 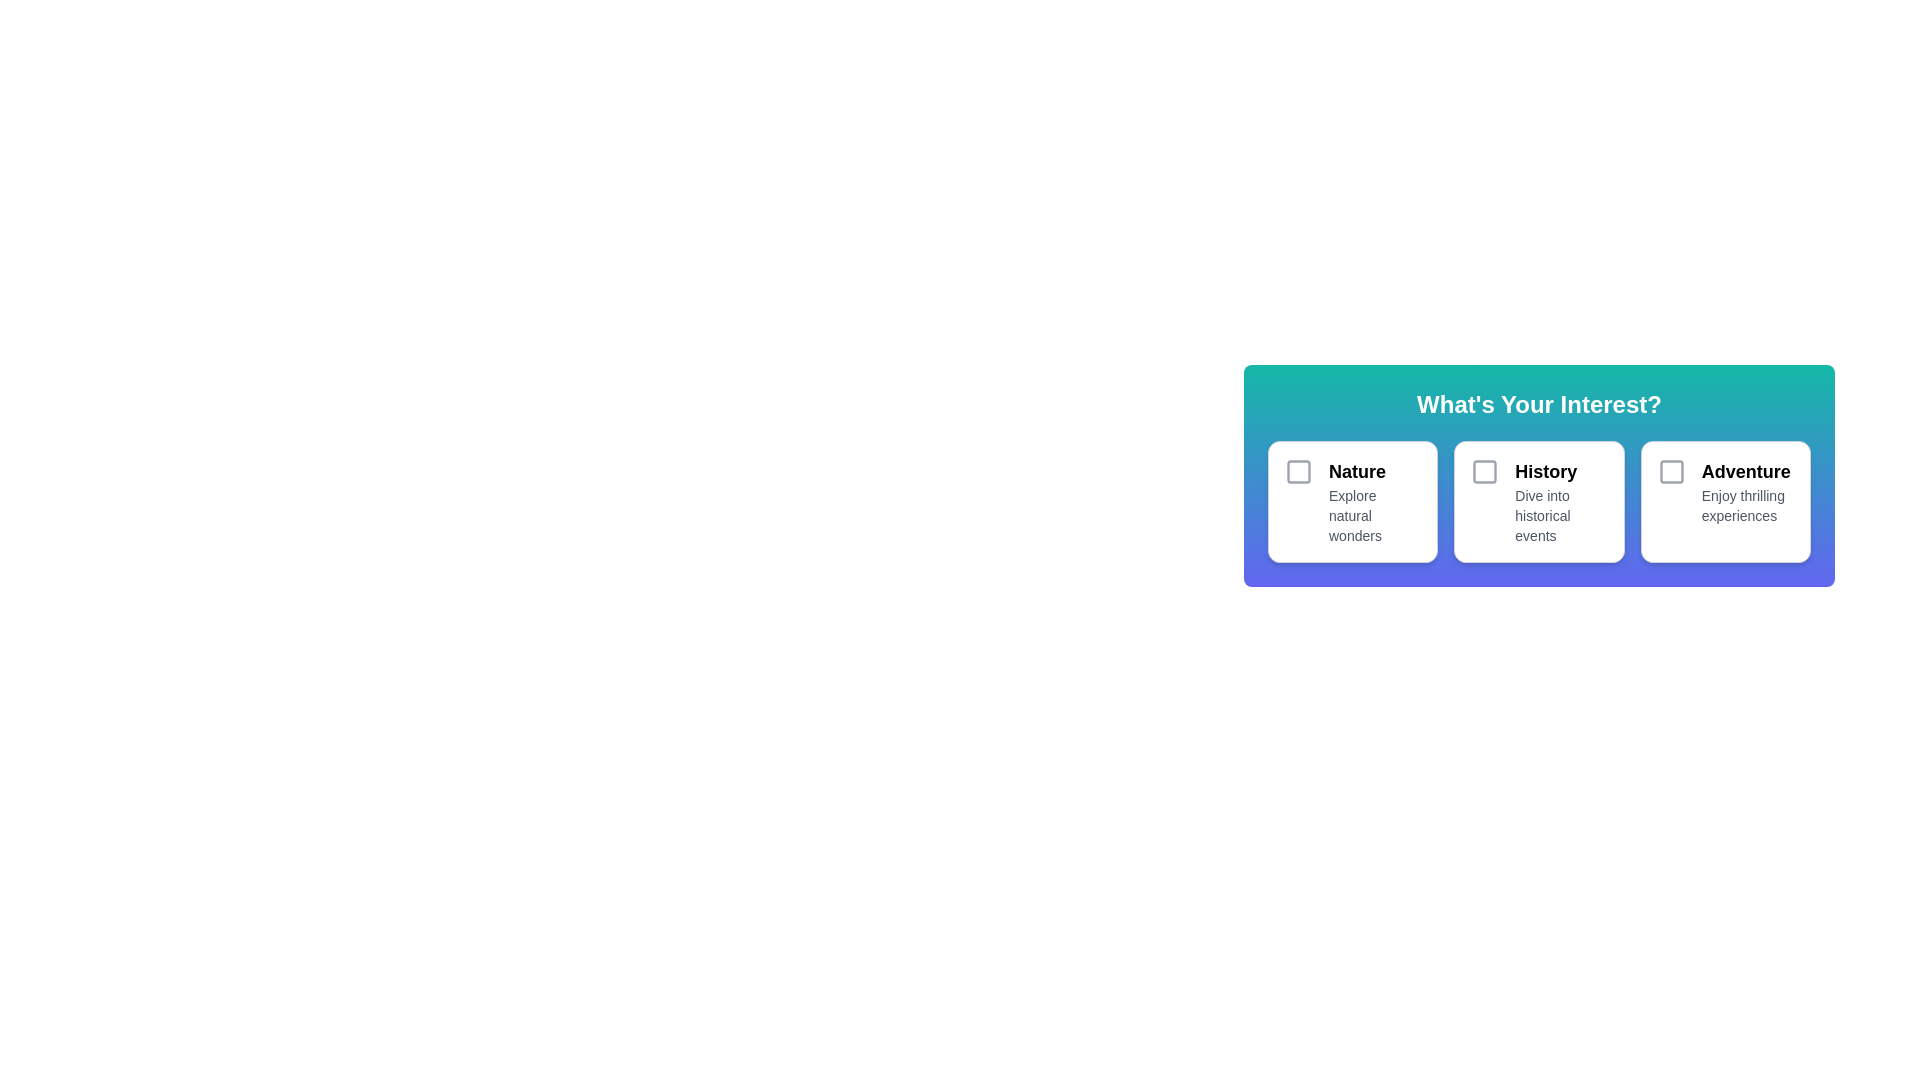 I want to click on the checkbox, so click(x=1299, y=471).